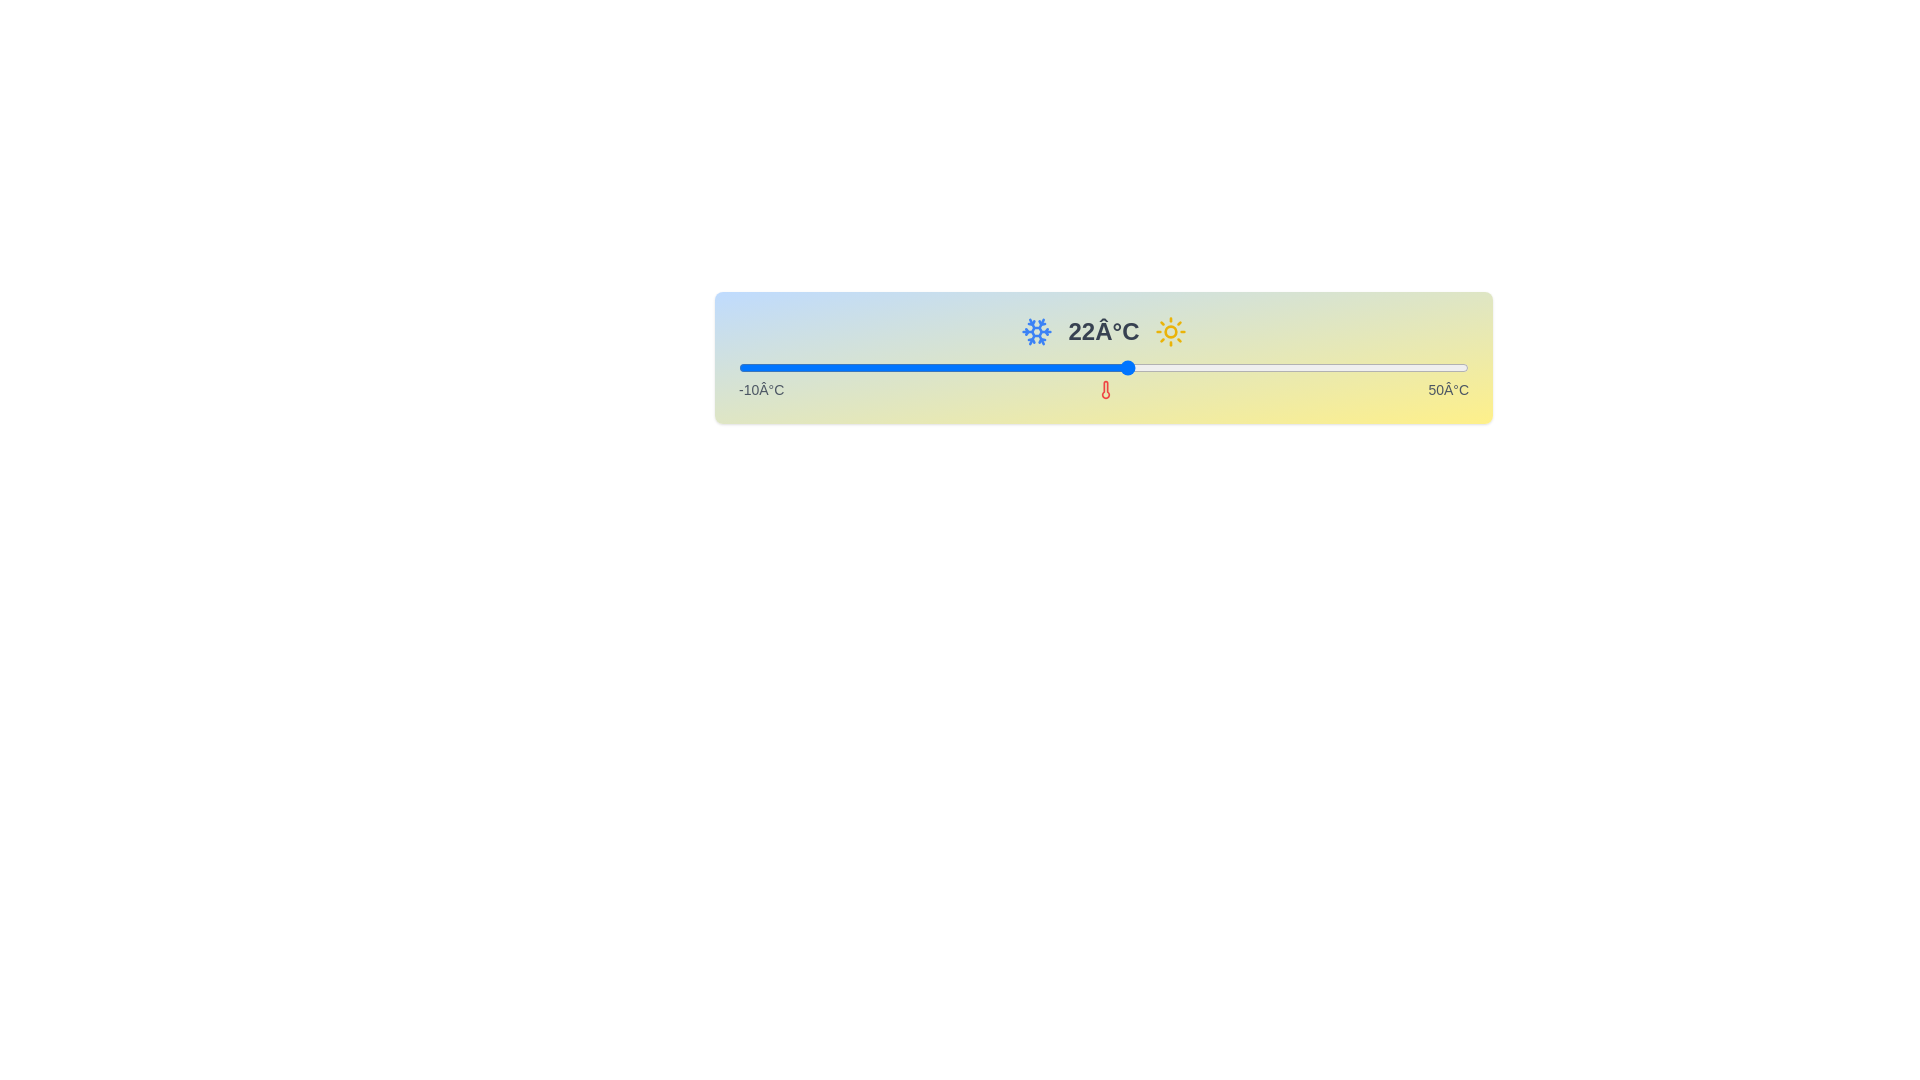  I want to click on the slider to set the temperature to 39 degrees Celsius, so click(1335, 367).